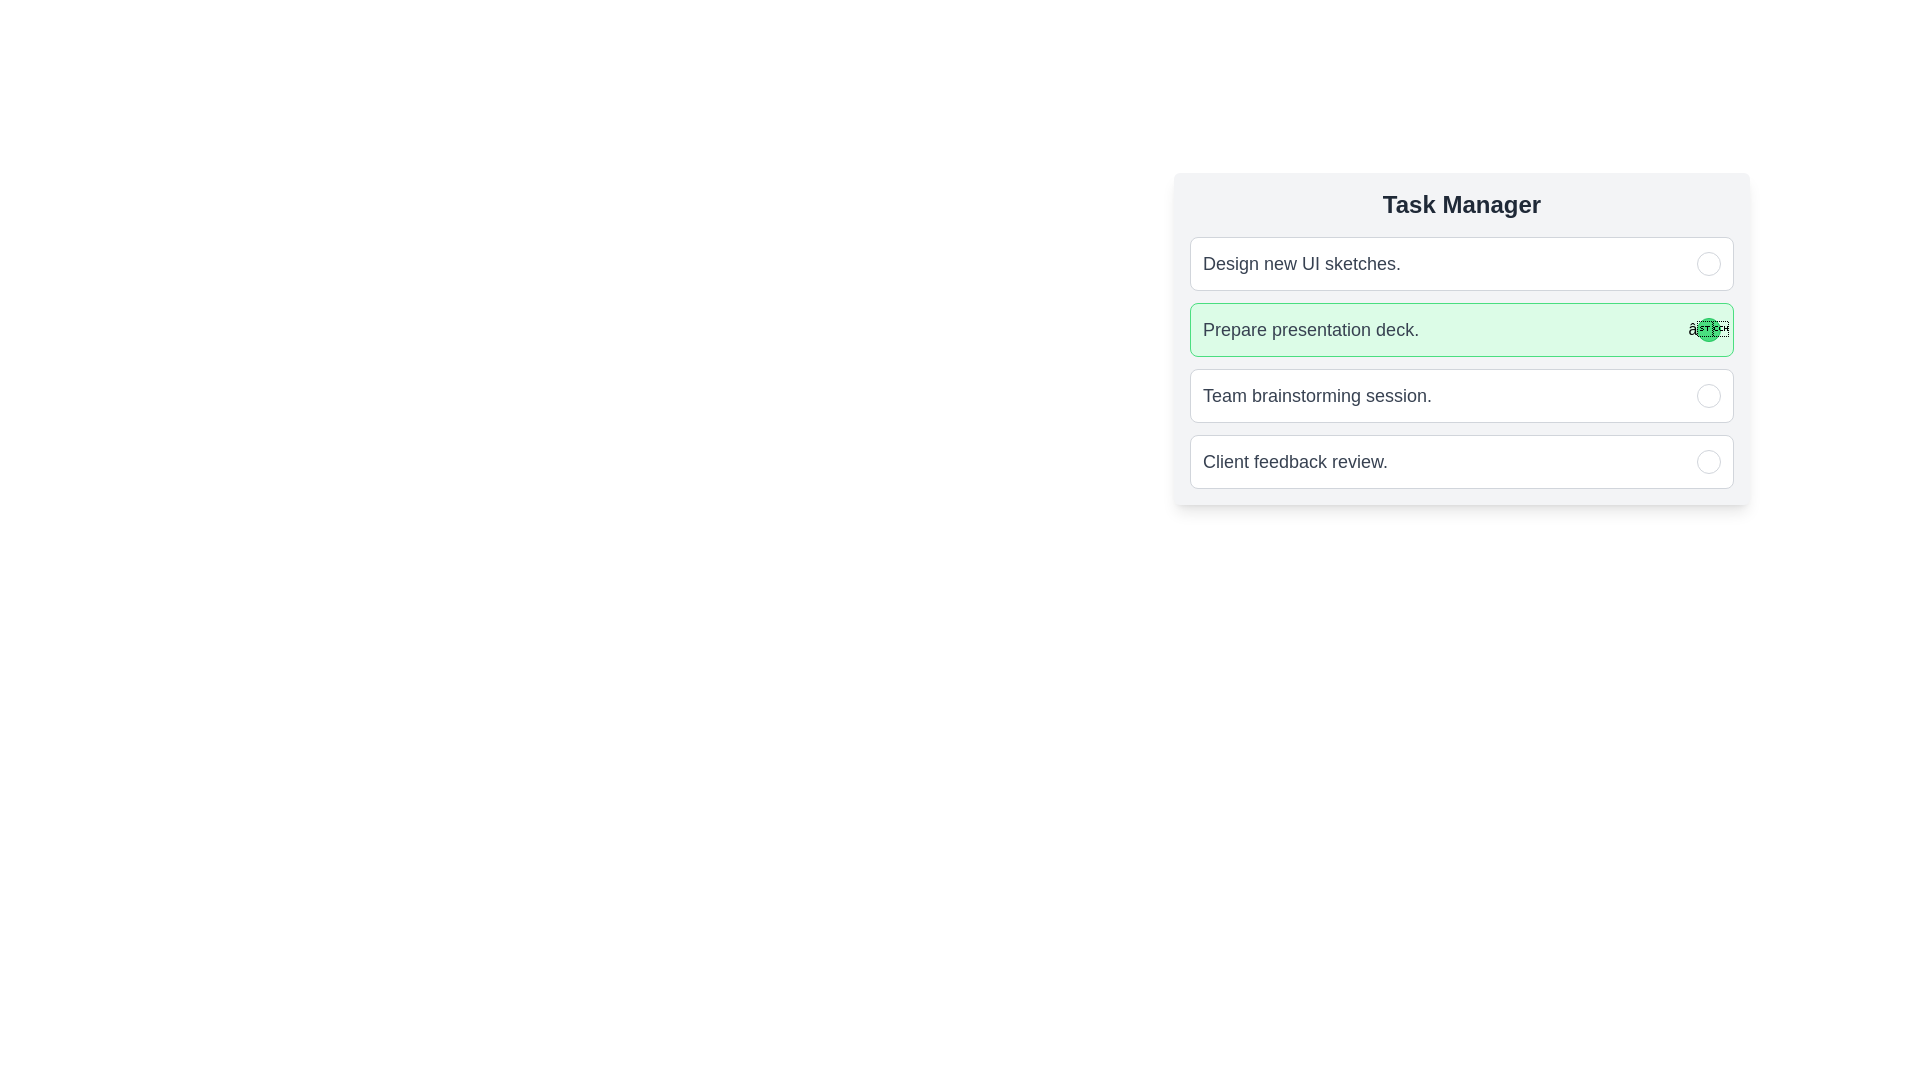  Describe the element at coordinates (1317, 396) in the screenshot. I see `the text label reading 'Team brainstorming session.' in the Task Manager interface for information` at that location.